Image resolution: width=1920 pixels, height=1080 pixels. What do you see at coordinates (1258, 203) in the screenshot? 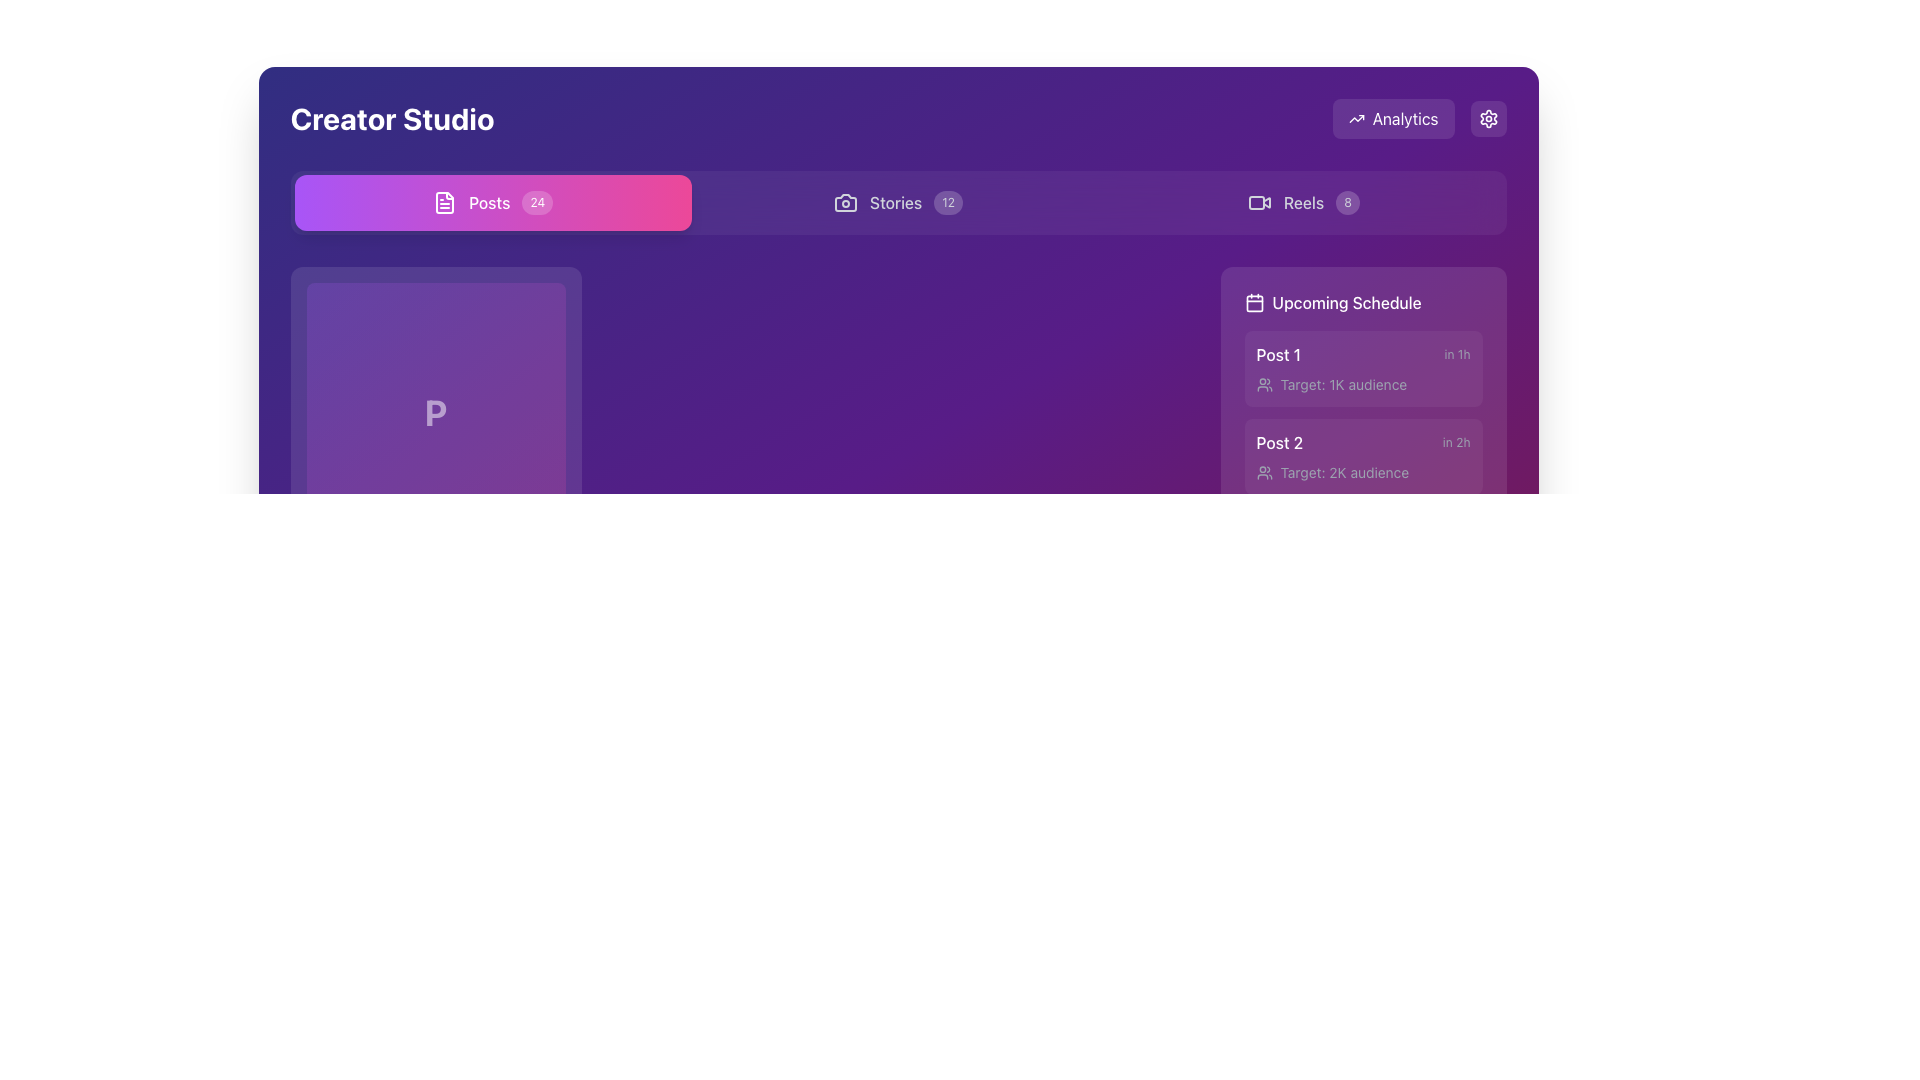
I see `the video icon, which is rectangular with a camera lens cutout, located to the left of the 'Reels' text and above the numeral '8'` at bounding box center [1258, 203].